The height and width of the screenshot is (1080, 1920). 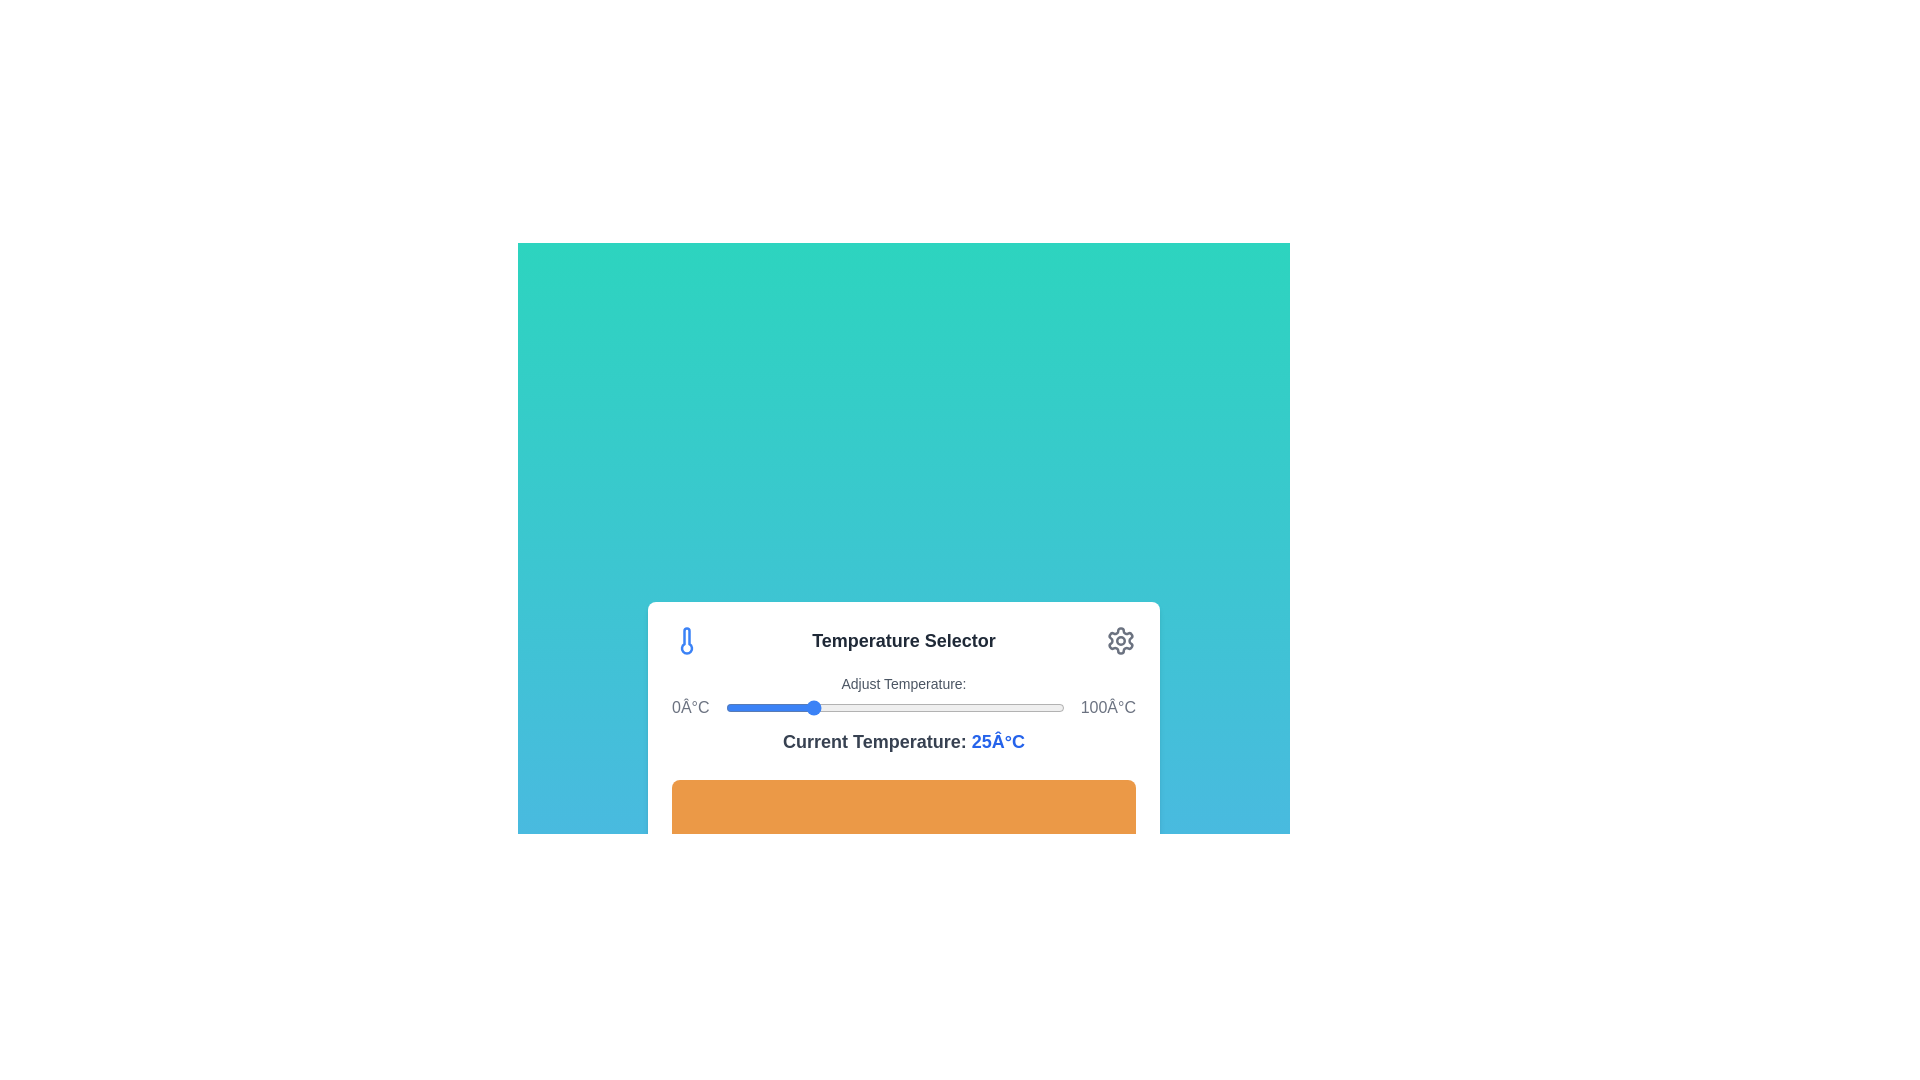 I want to click on 'Apply Settings' button, so click(x=902, y=920).